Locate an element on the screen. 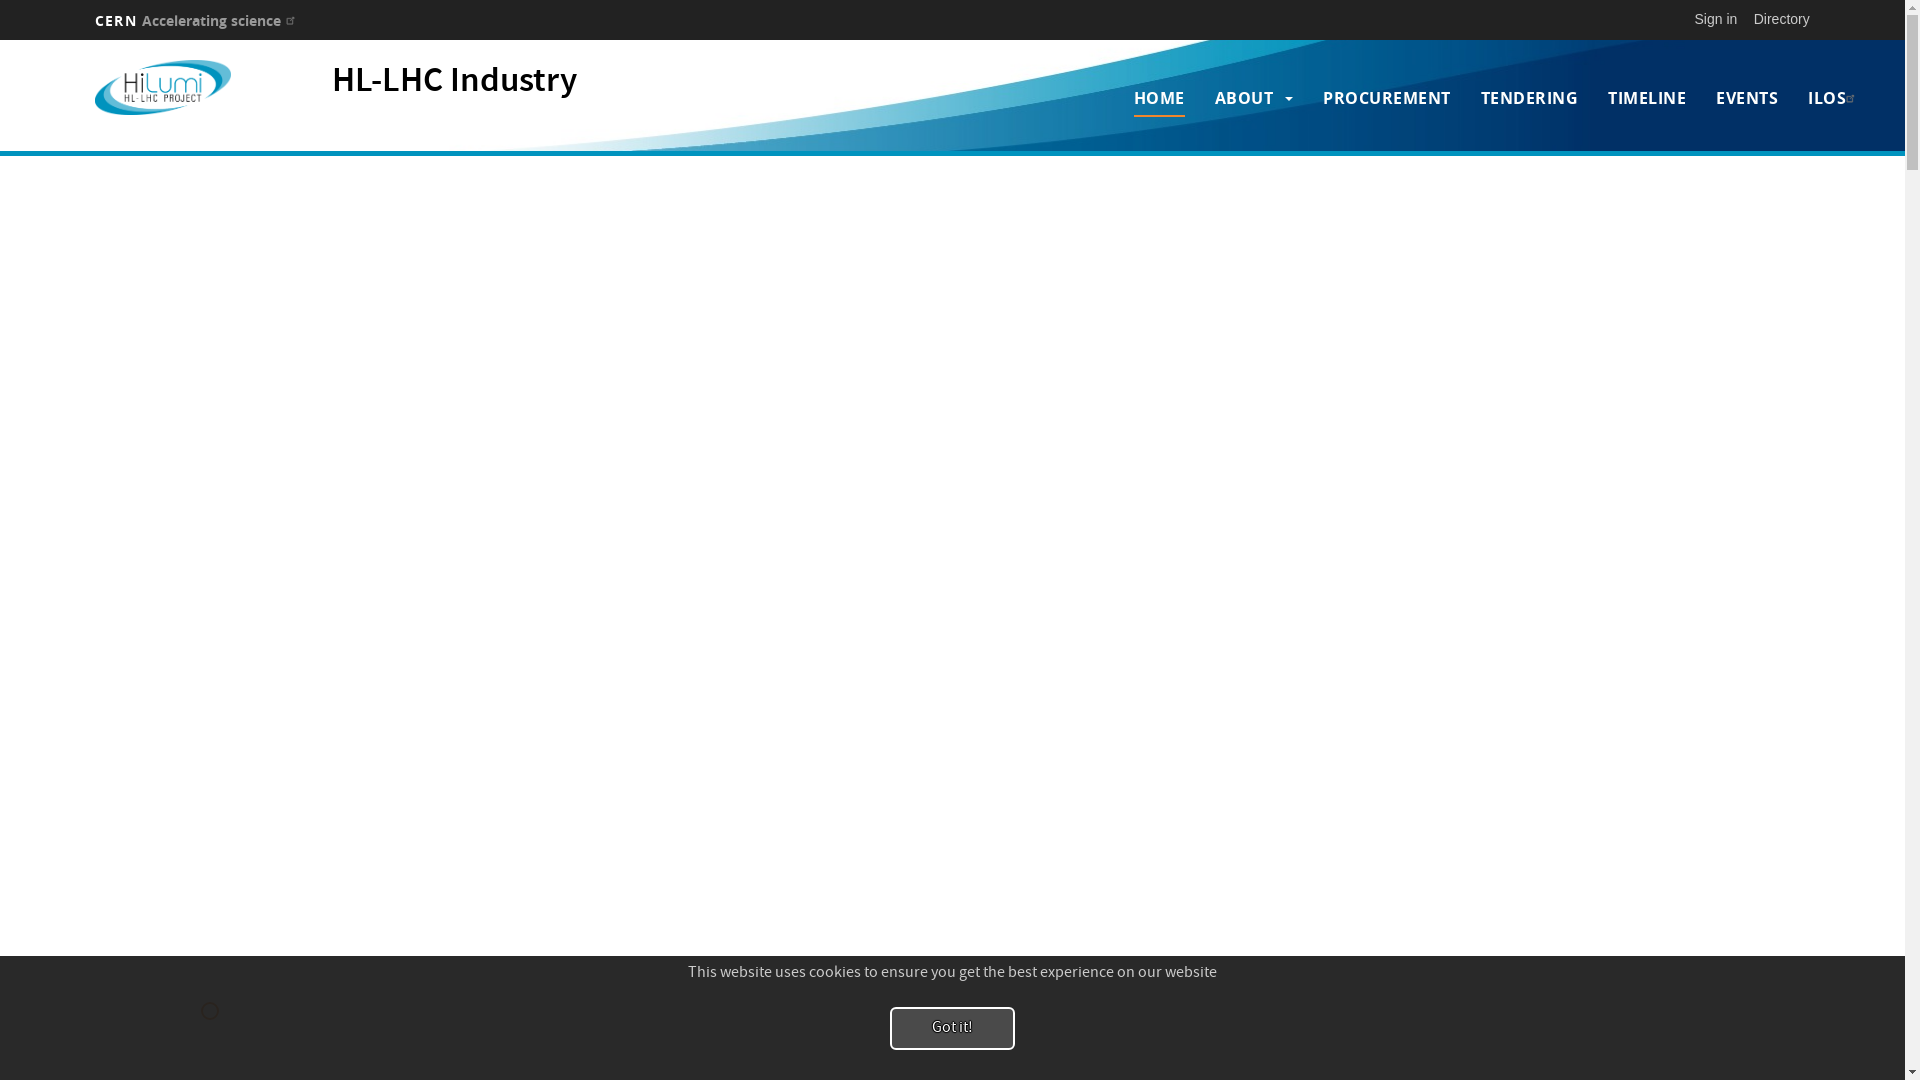  'Got it!' is located at coordinates (951, 1028).